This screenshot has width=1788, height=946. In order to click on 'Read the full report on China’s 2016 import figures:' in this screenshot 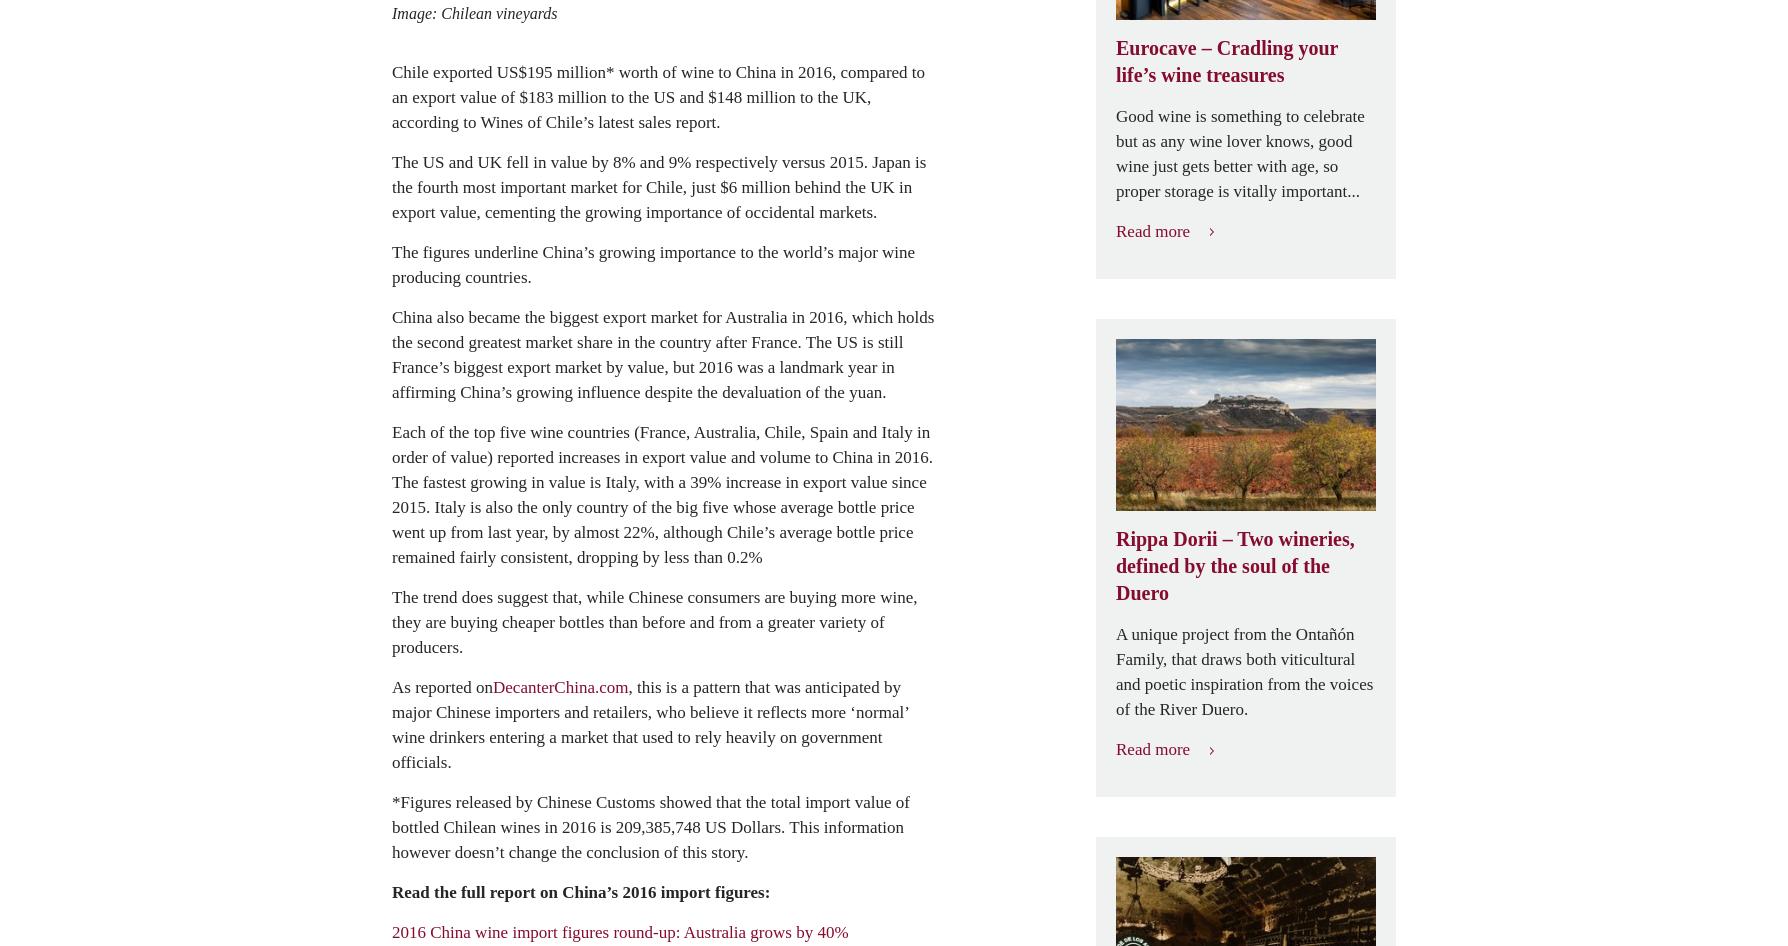, I will do `click(580, 890)`.